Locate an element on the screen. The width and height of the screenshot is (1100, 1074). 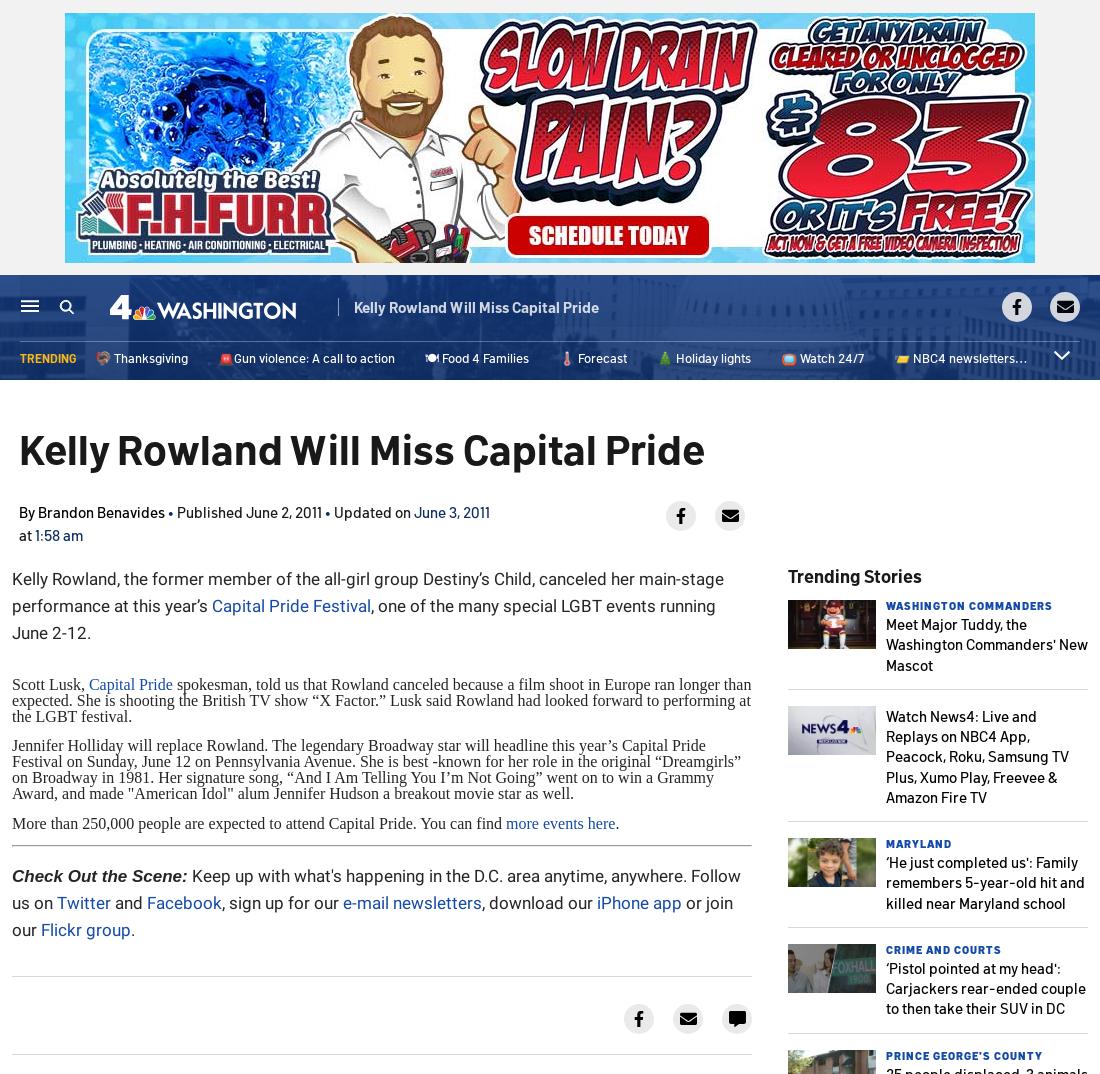
'Kelly Rowland Will Miss Capital Pride' is located at coordinates (362, 446).